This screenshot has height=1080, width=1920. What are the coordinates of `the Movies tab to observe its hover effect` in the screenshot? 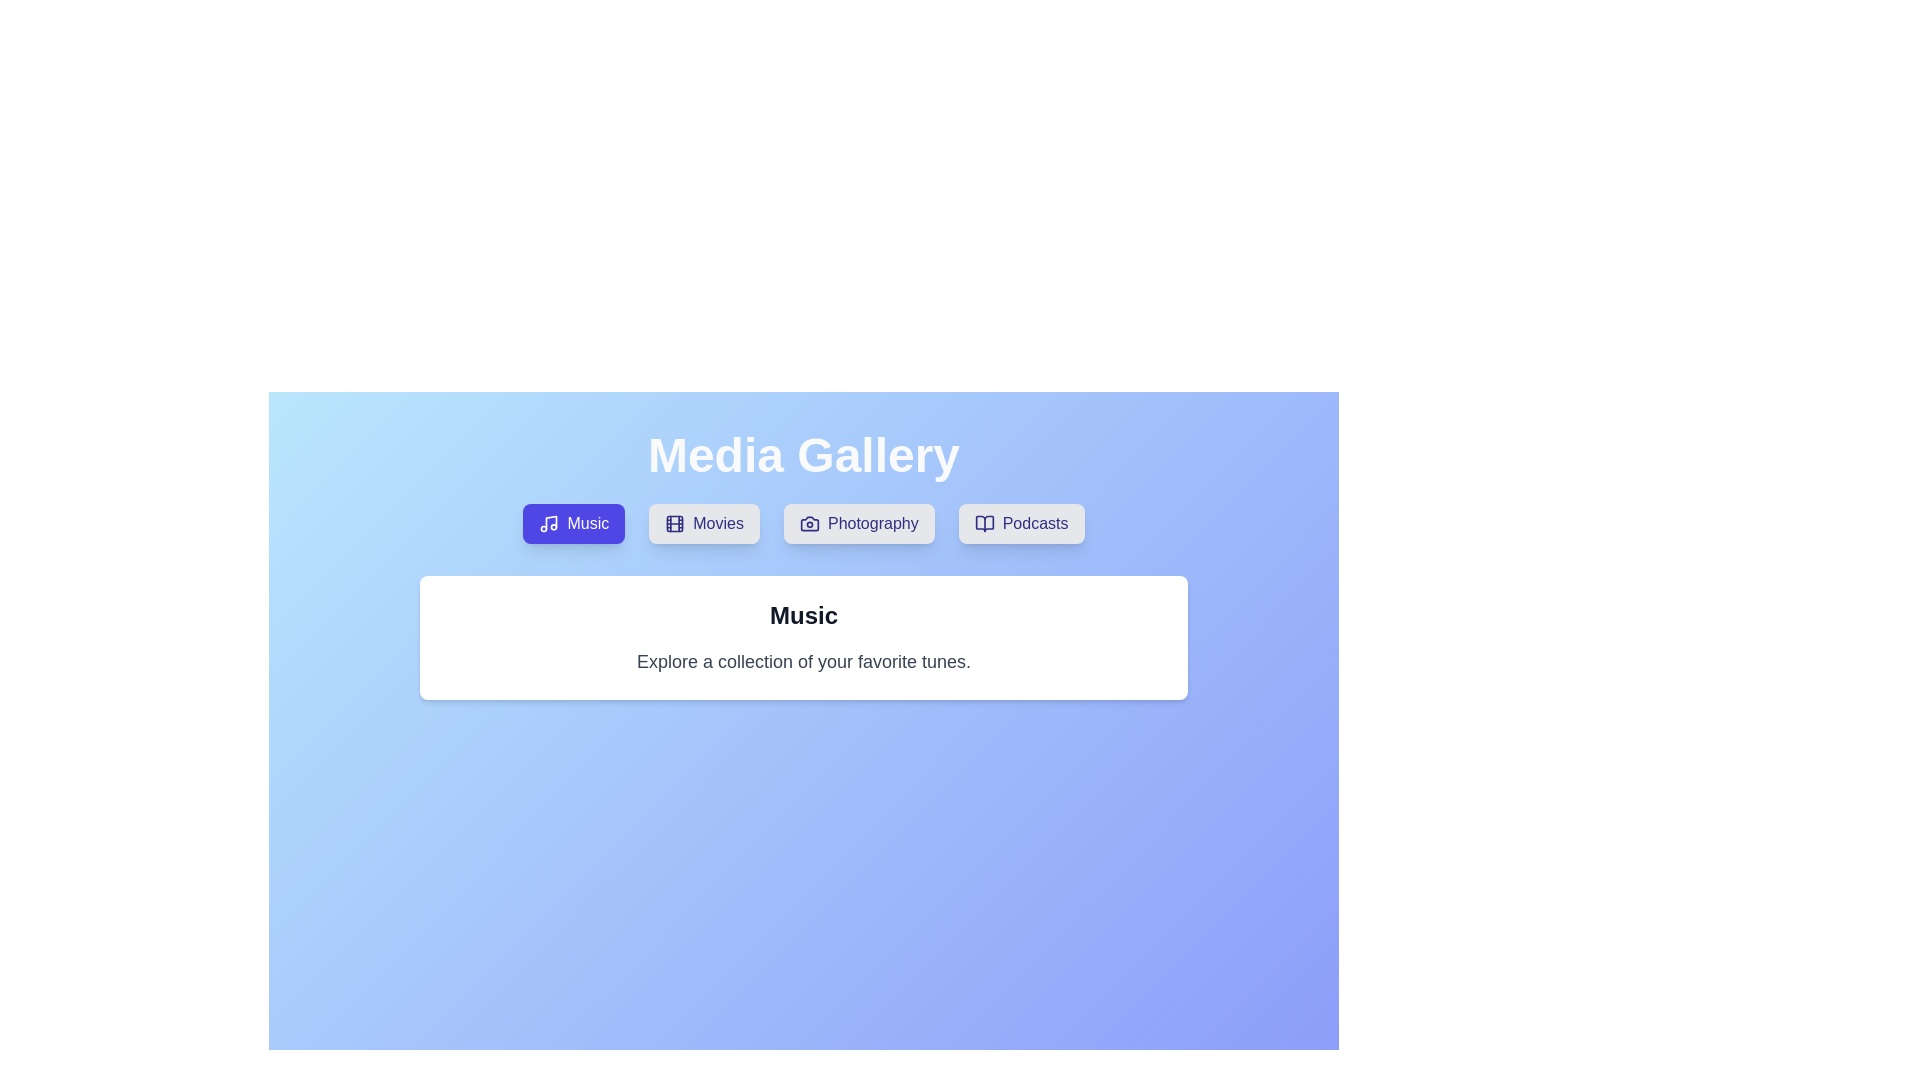 It's located at (704, 523).